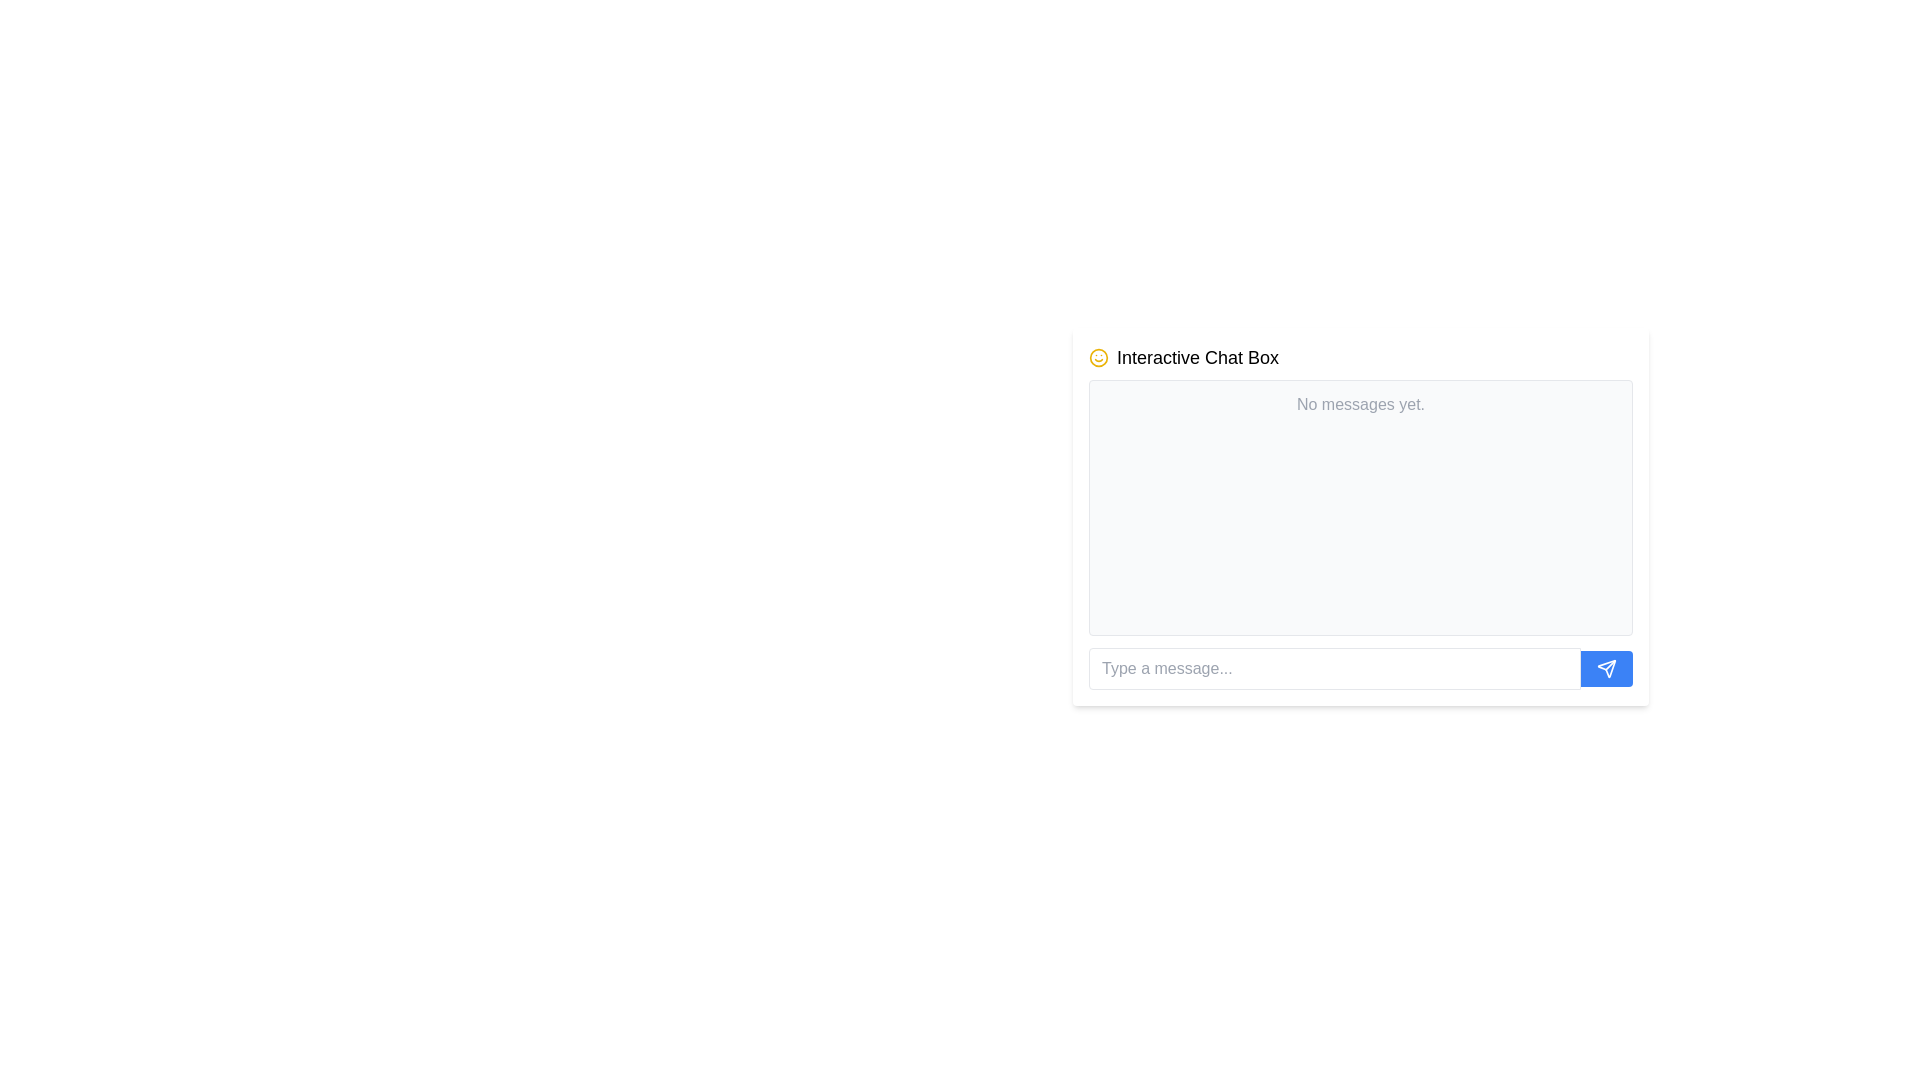  Describe the element at coordinates (1098, 357) in the screenshot. I see `the decorative icon in the top-left corner of the 'Interactive Chat Box' header section, which precedes the text 'Interactive Chat Box'` at that location.